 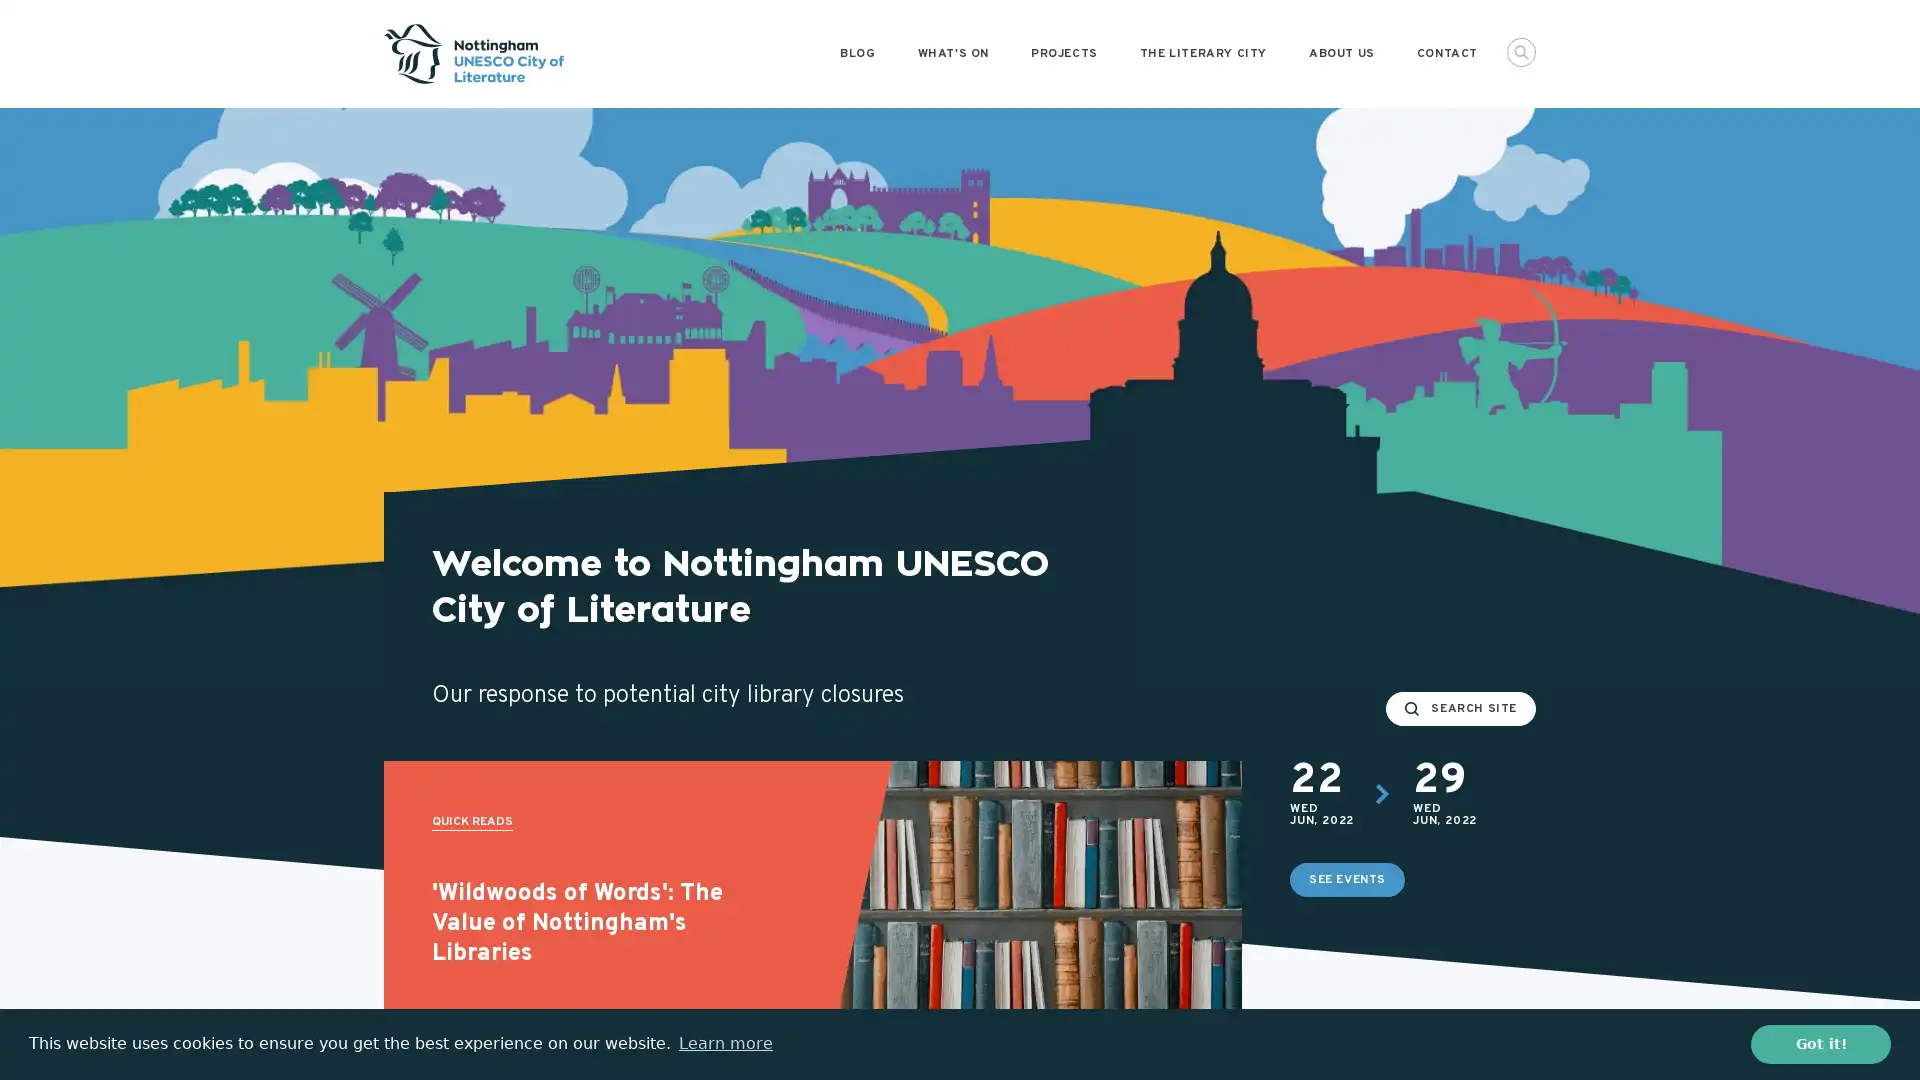 I want to click on learn more about cookies, so click(x=724, y=1043).